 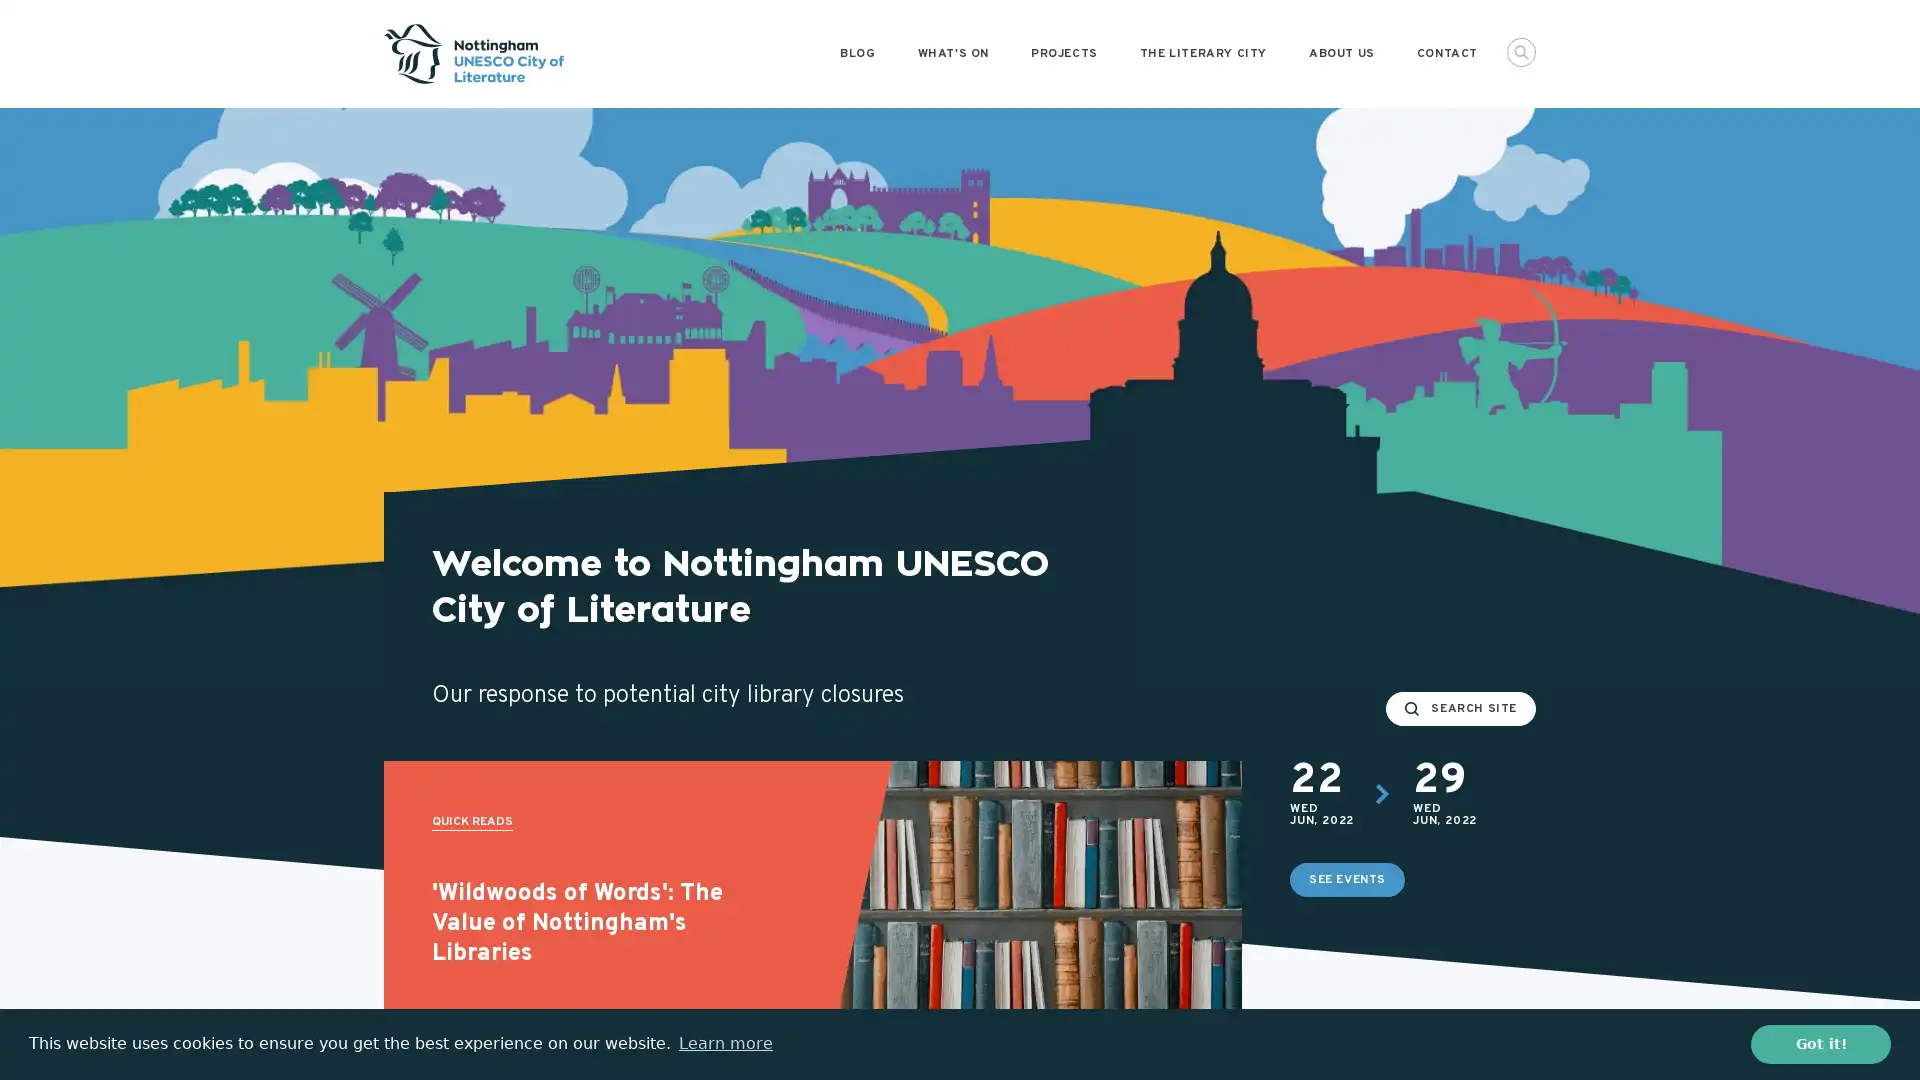 I want to click on learn more about cookies, so click(x=724, y=1043).